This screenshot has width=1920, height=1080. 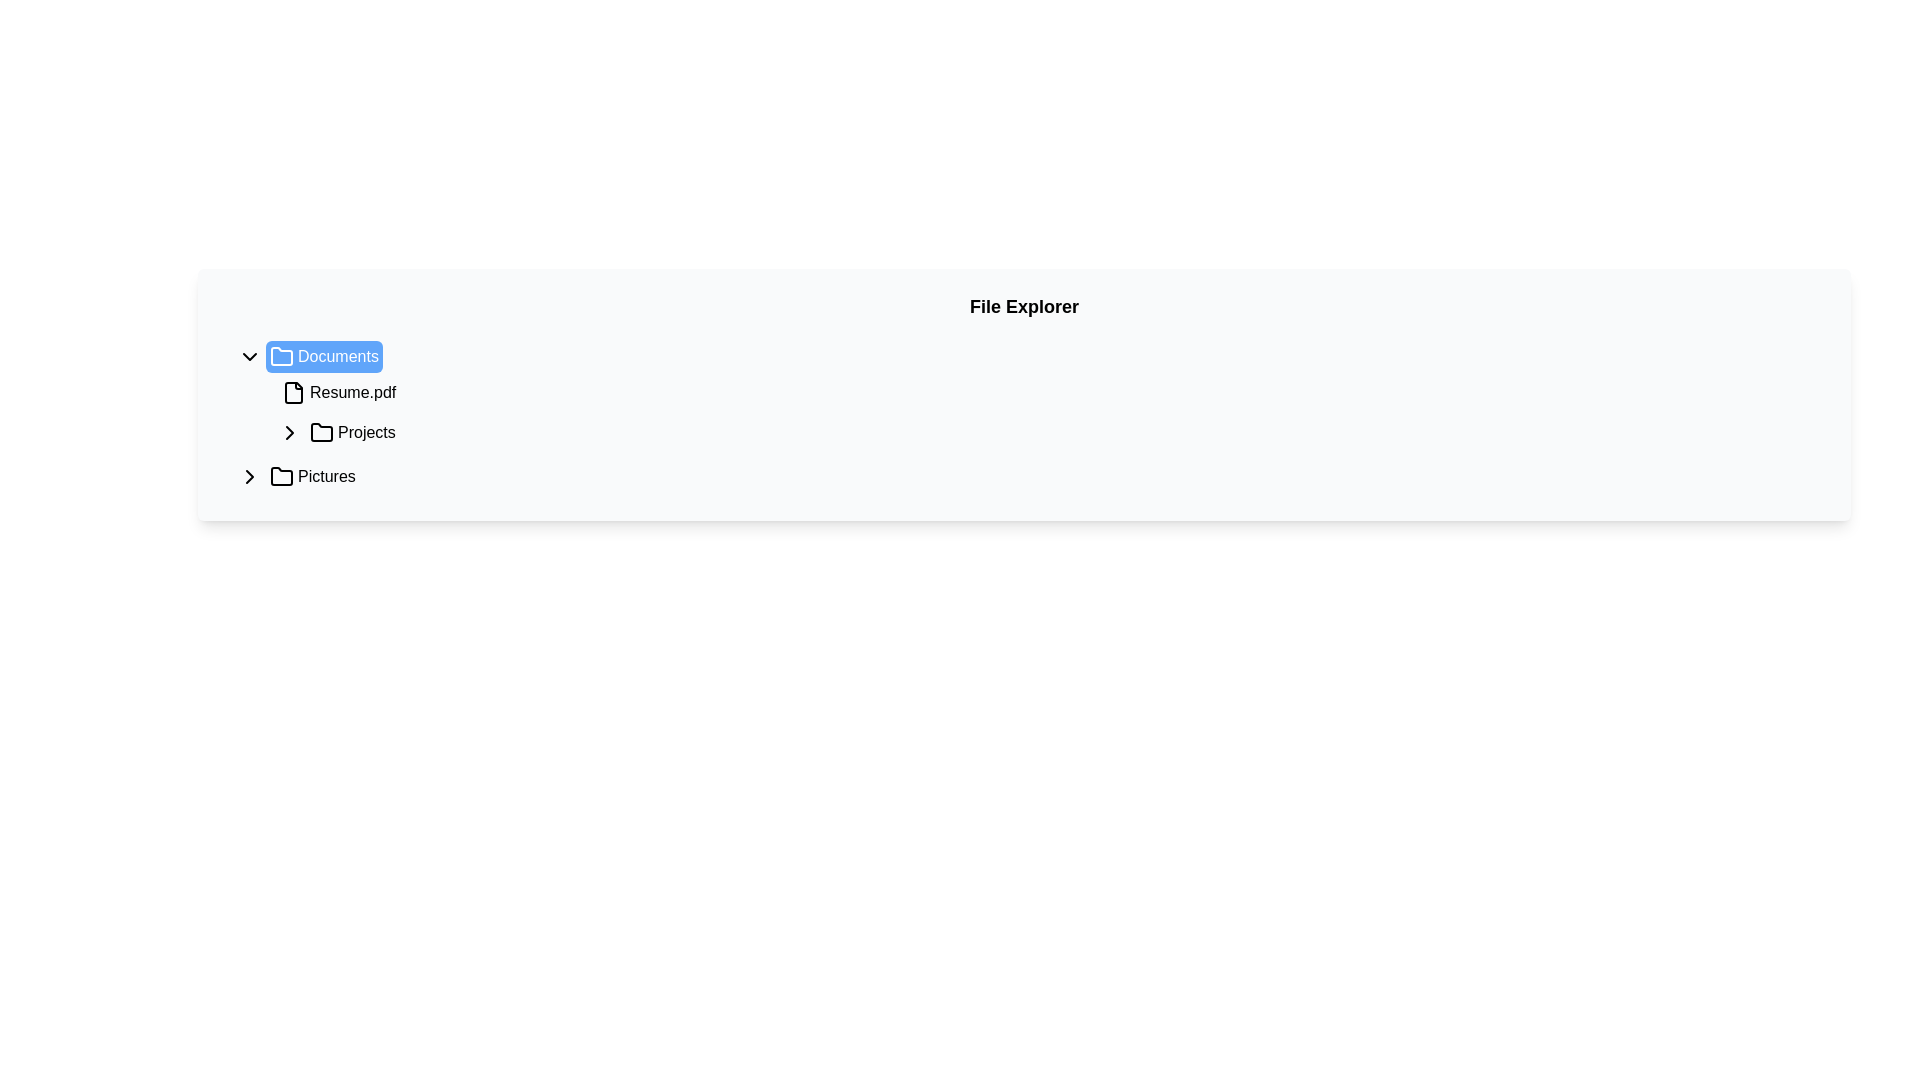 What do you see at coordinates (288, 431) in the screenshot?
I see `the small right-pointing chevron icon button` at bounding box center [288, 431].